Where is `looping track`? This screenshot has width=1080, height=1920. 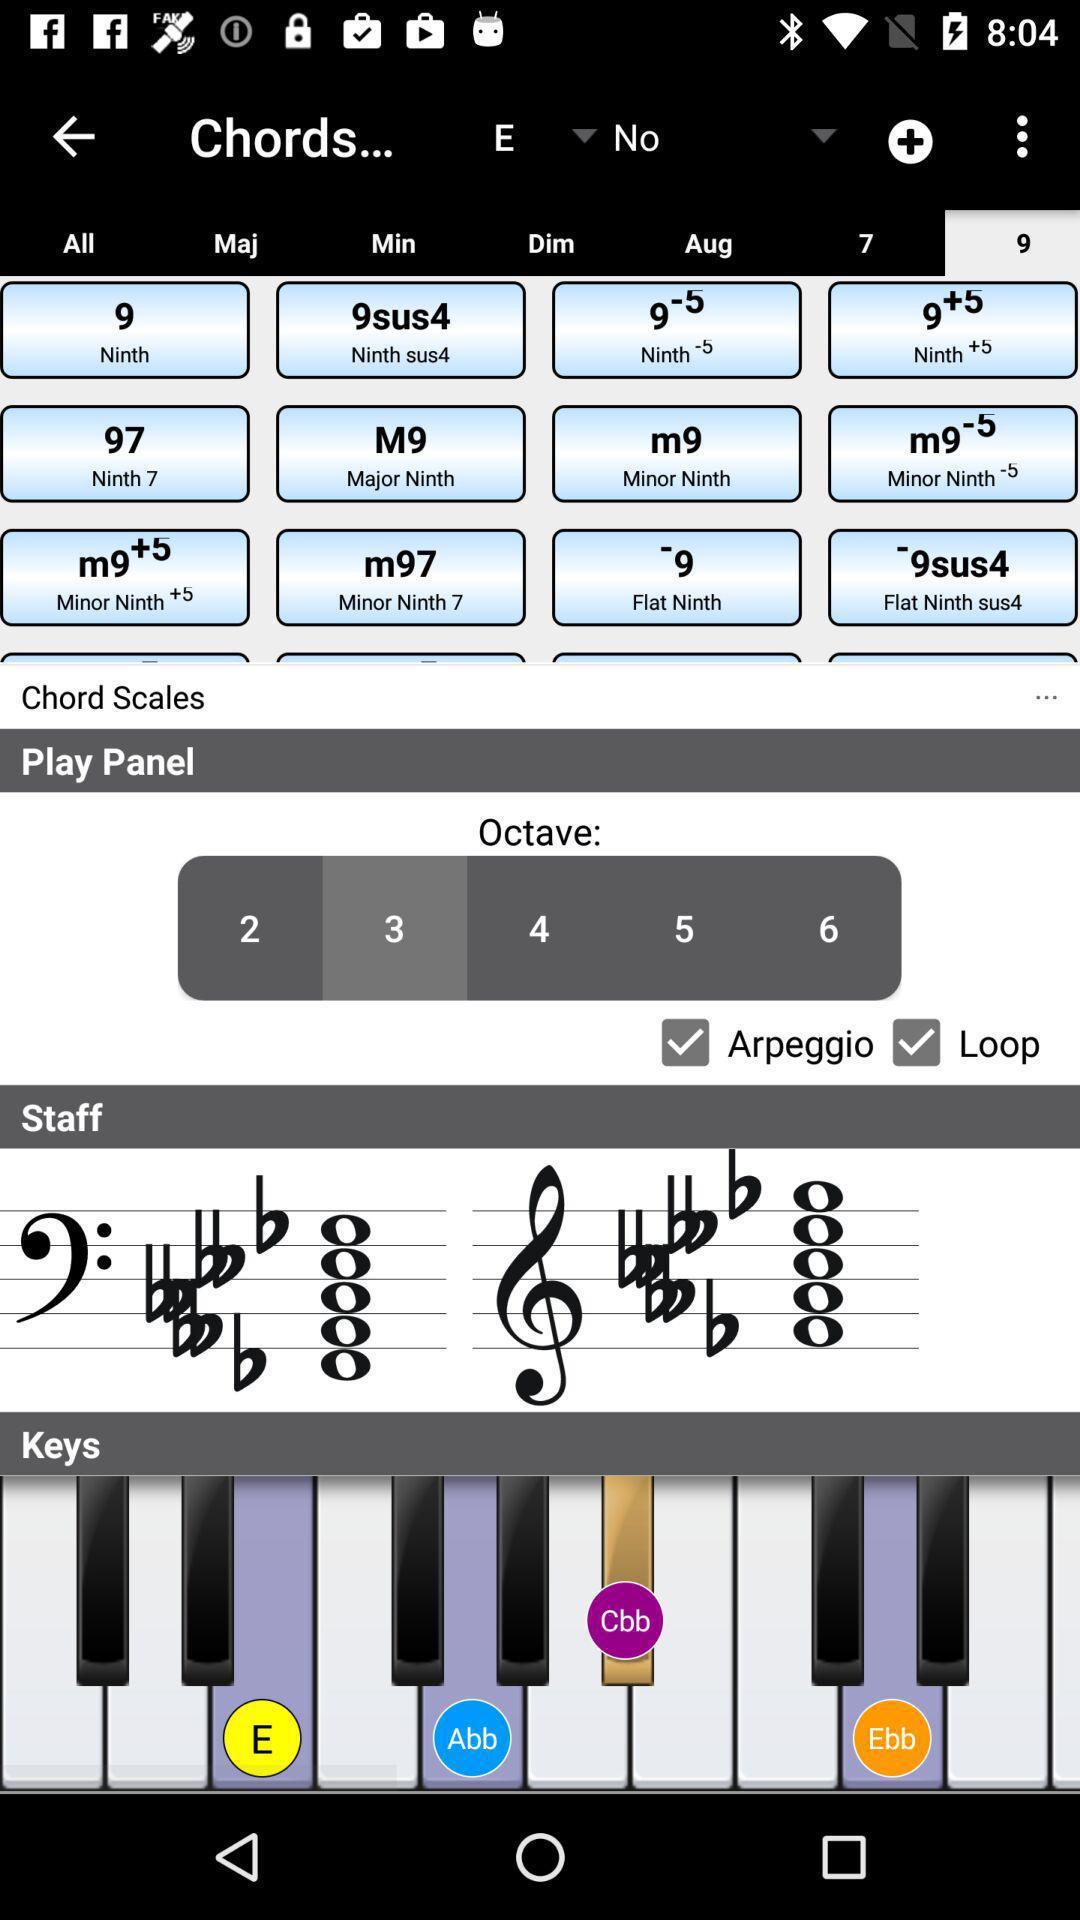 looping track is located at coordinates (916, 1041).